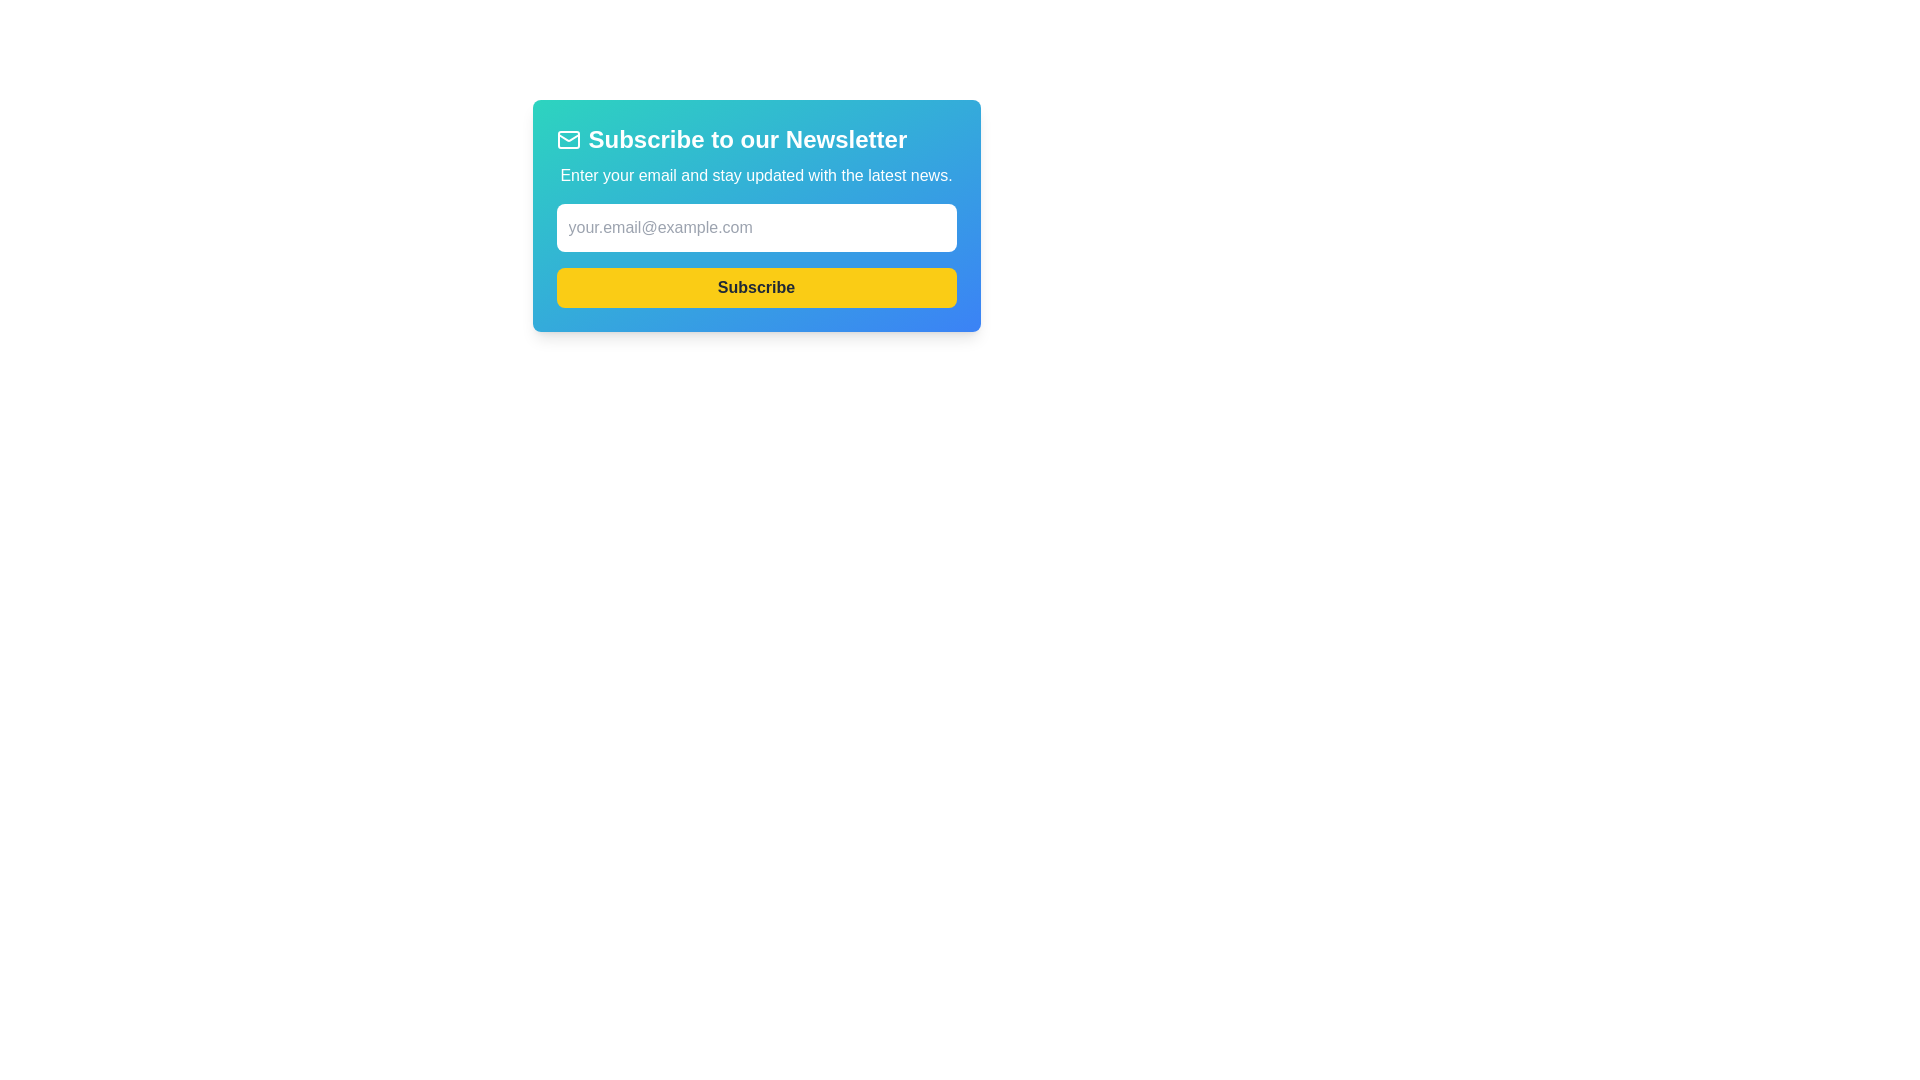 Image resolution: width=1920 pixels, height=1080 pixels. I want to click on the informational text element that provides guidance about the email subscription feature, located between the title 'Subscribe to our Newsletter' and the input field, so click(755, 175).